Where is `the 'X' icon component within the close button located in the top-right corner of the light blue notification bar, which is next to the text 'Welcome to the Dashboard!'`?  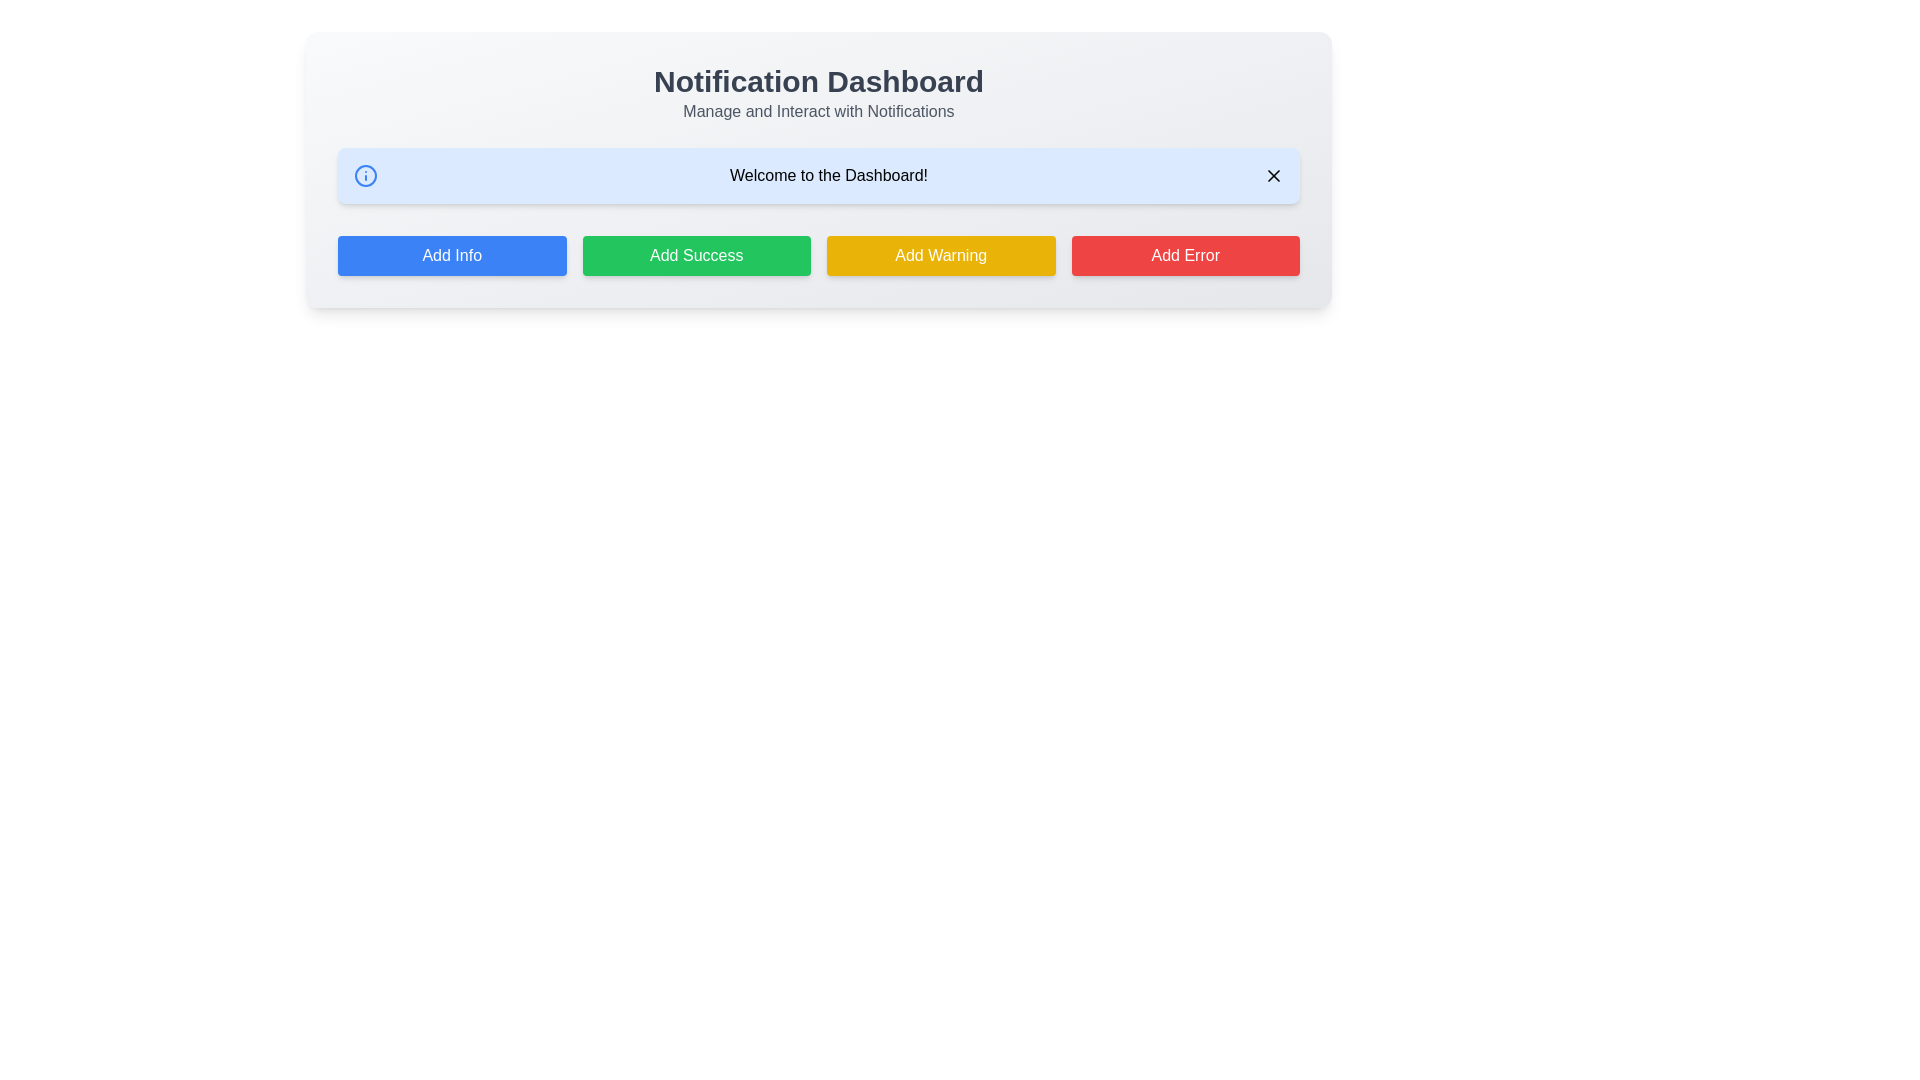
the 'X' icon component within the close button located in the top-right corner of the light blue notification bar, which is next to the text 'Welcome to the Dashboard!' is located at coordinates (1272, 175).